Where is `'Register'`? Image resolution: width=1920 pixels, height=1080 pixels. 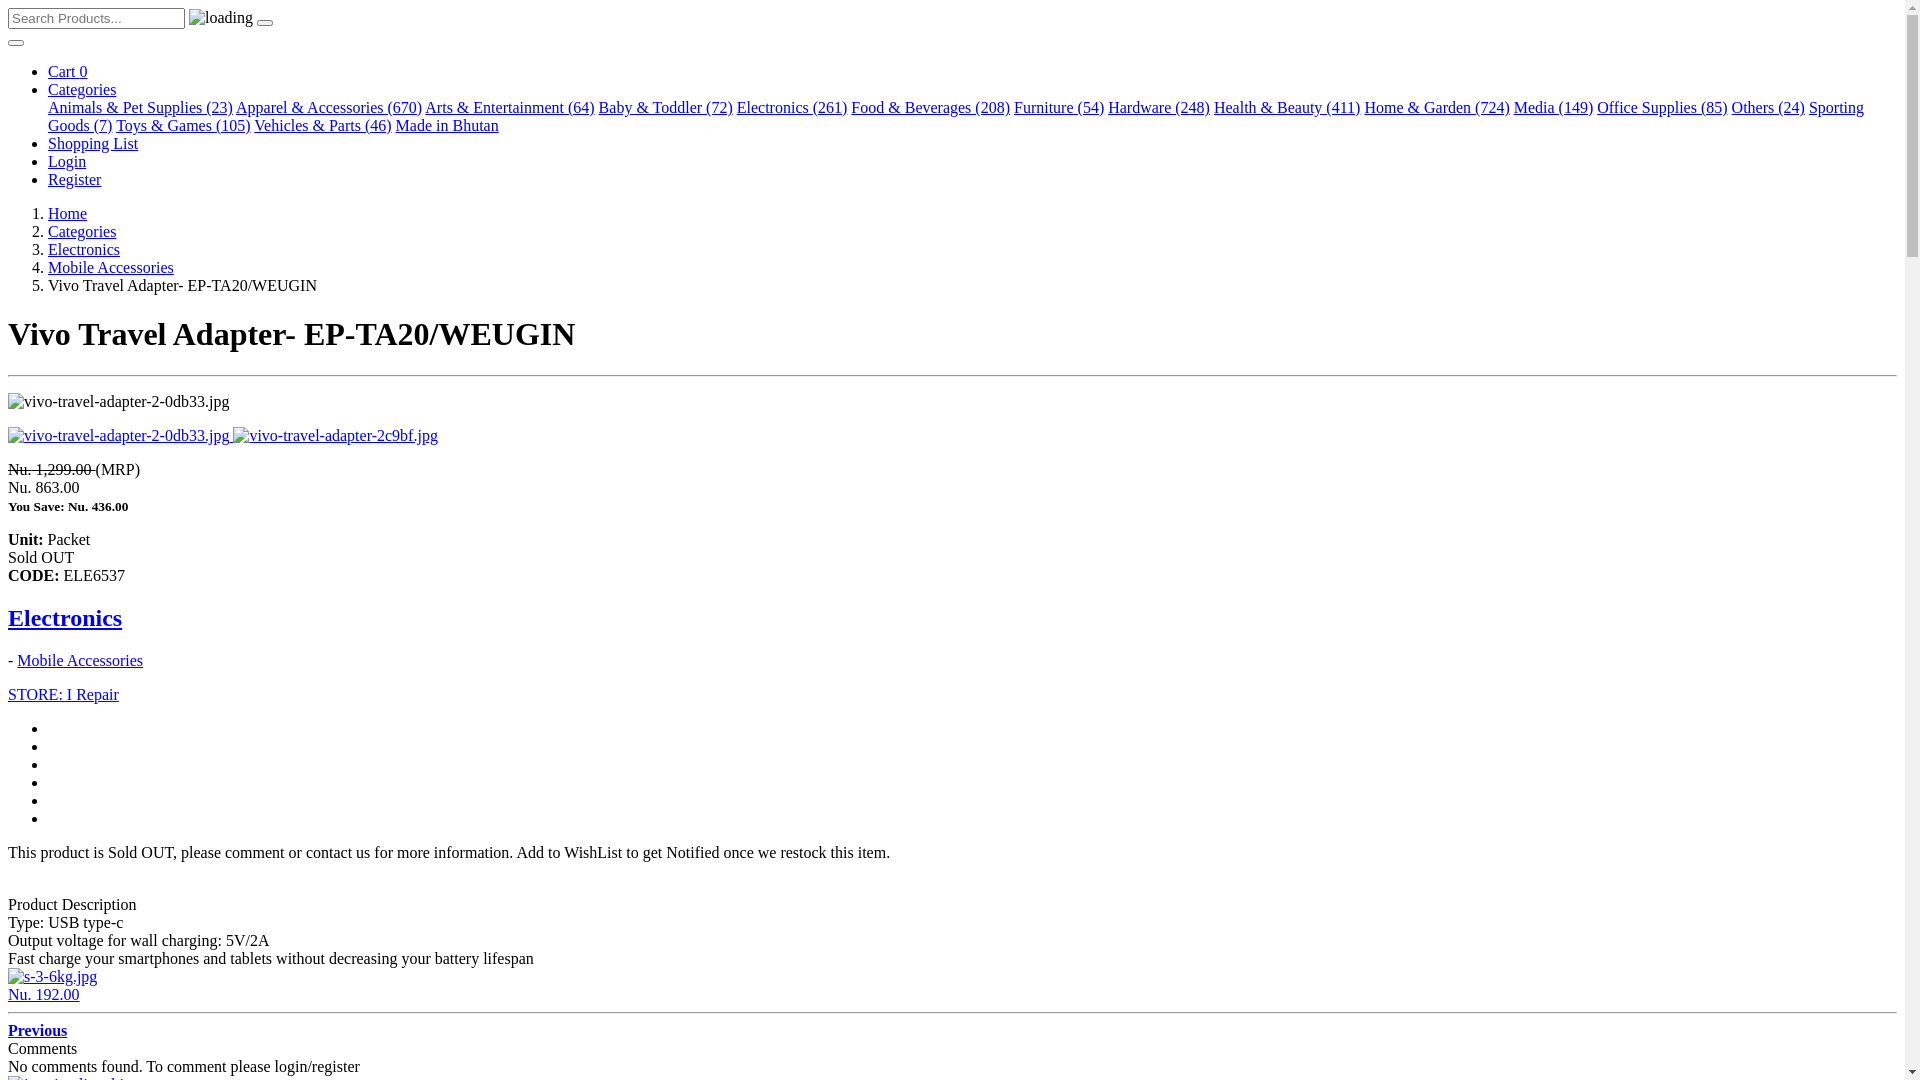 'Register' is located at coordinates (74, 178).